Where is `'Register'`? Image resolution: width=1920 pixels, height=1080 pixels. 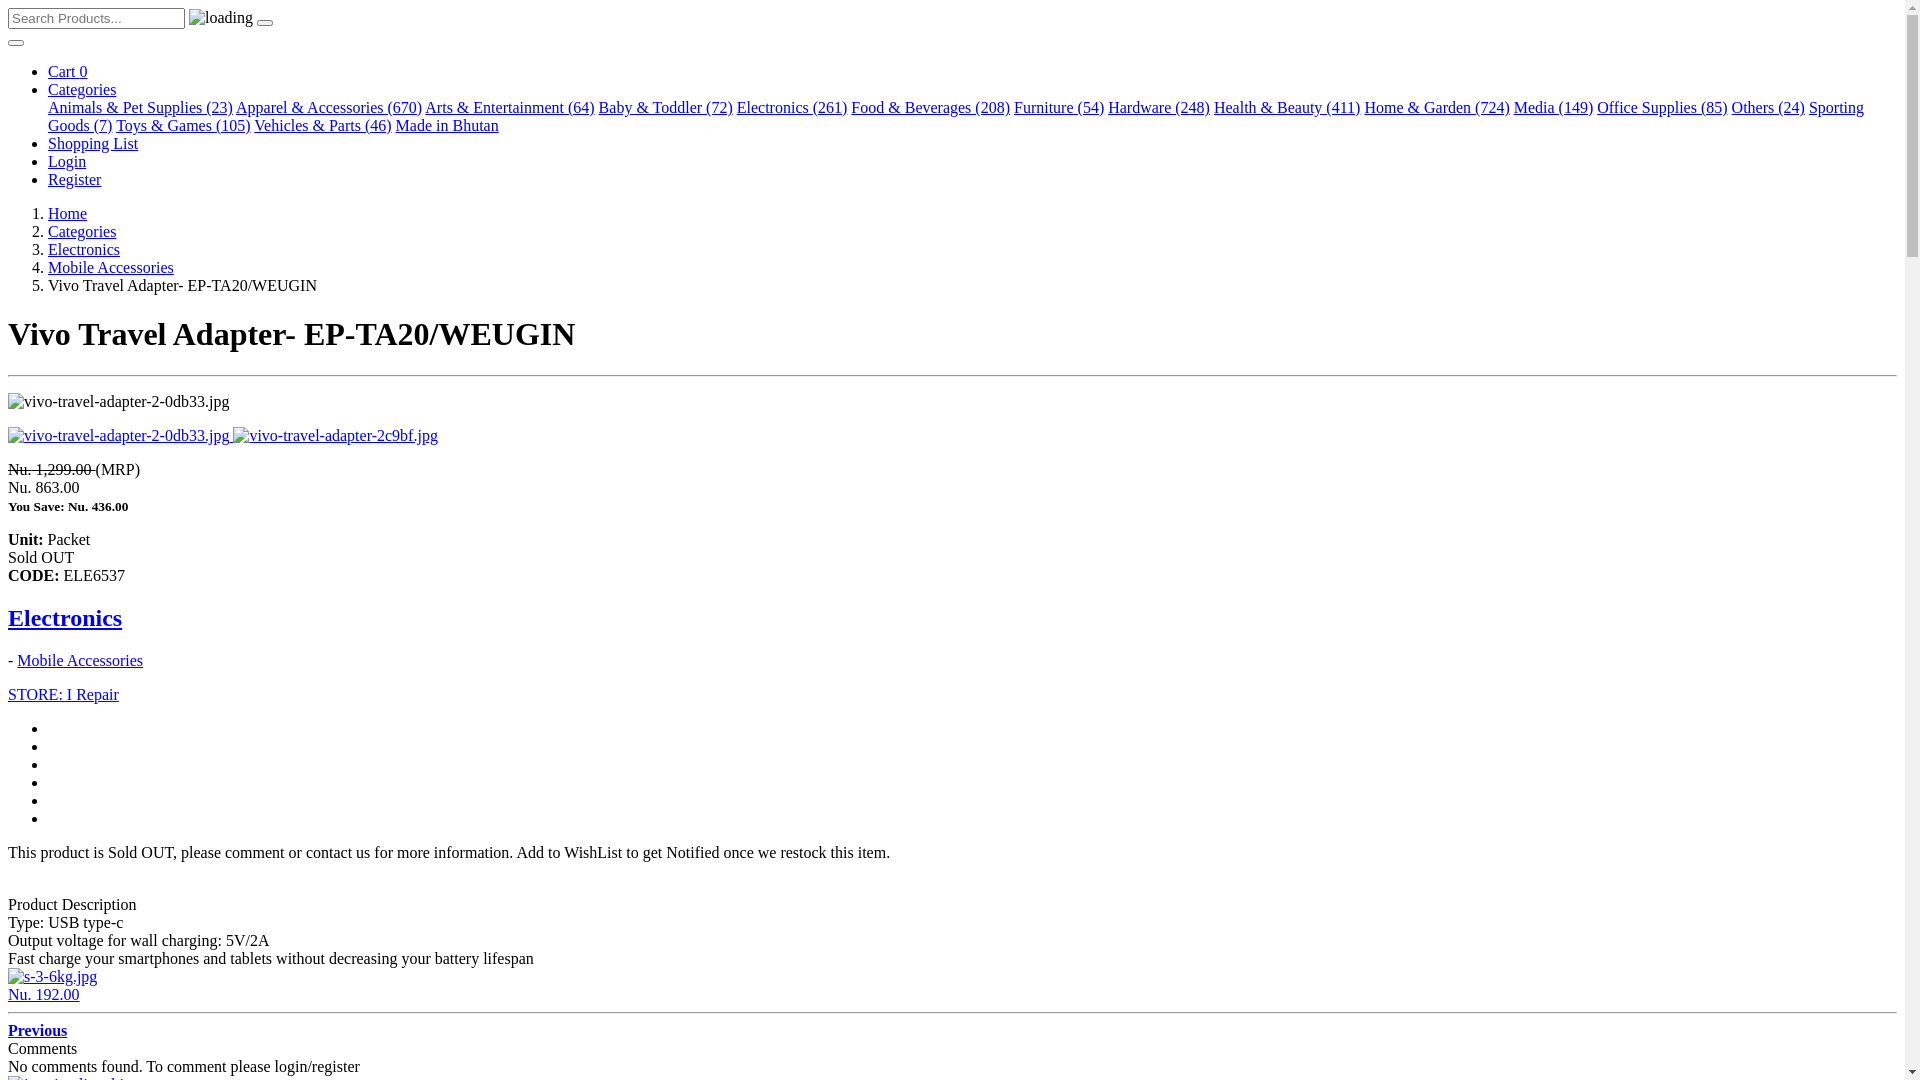 'Register' is located at coordinates (74, 178).